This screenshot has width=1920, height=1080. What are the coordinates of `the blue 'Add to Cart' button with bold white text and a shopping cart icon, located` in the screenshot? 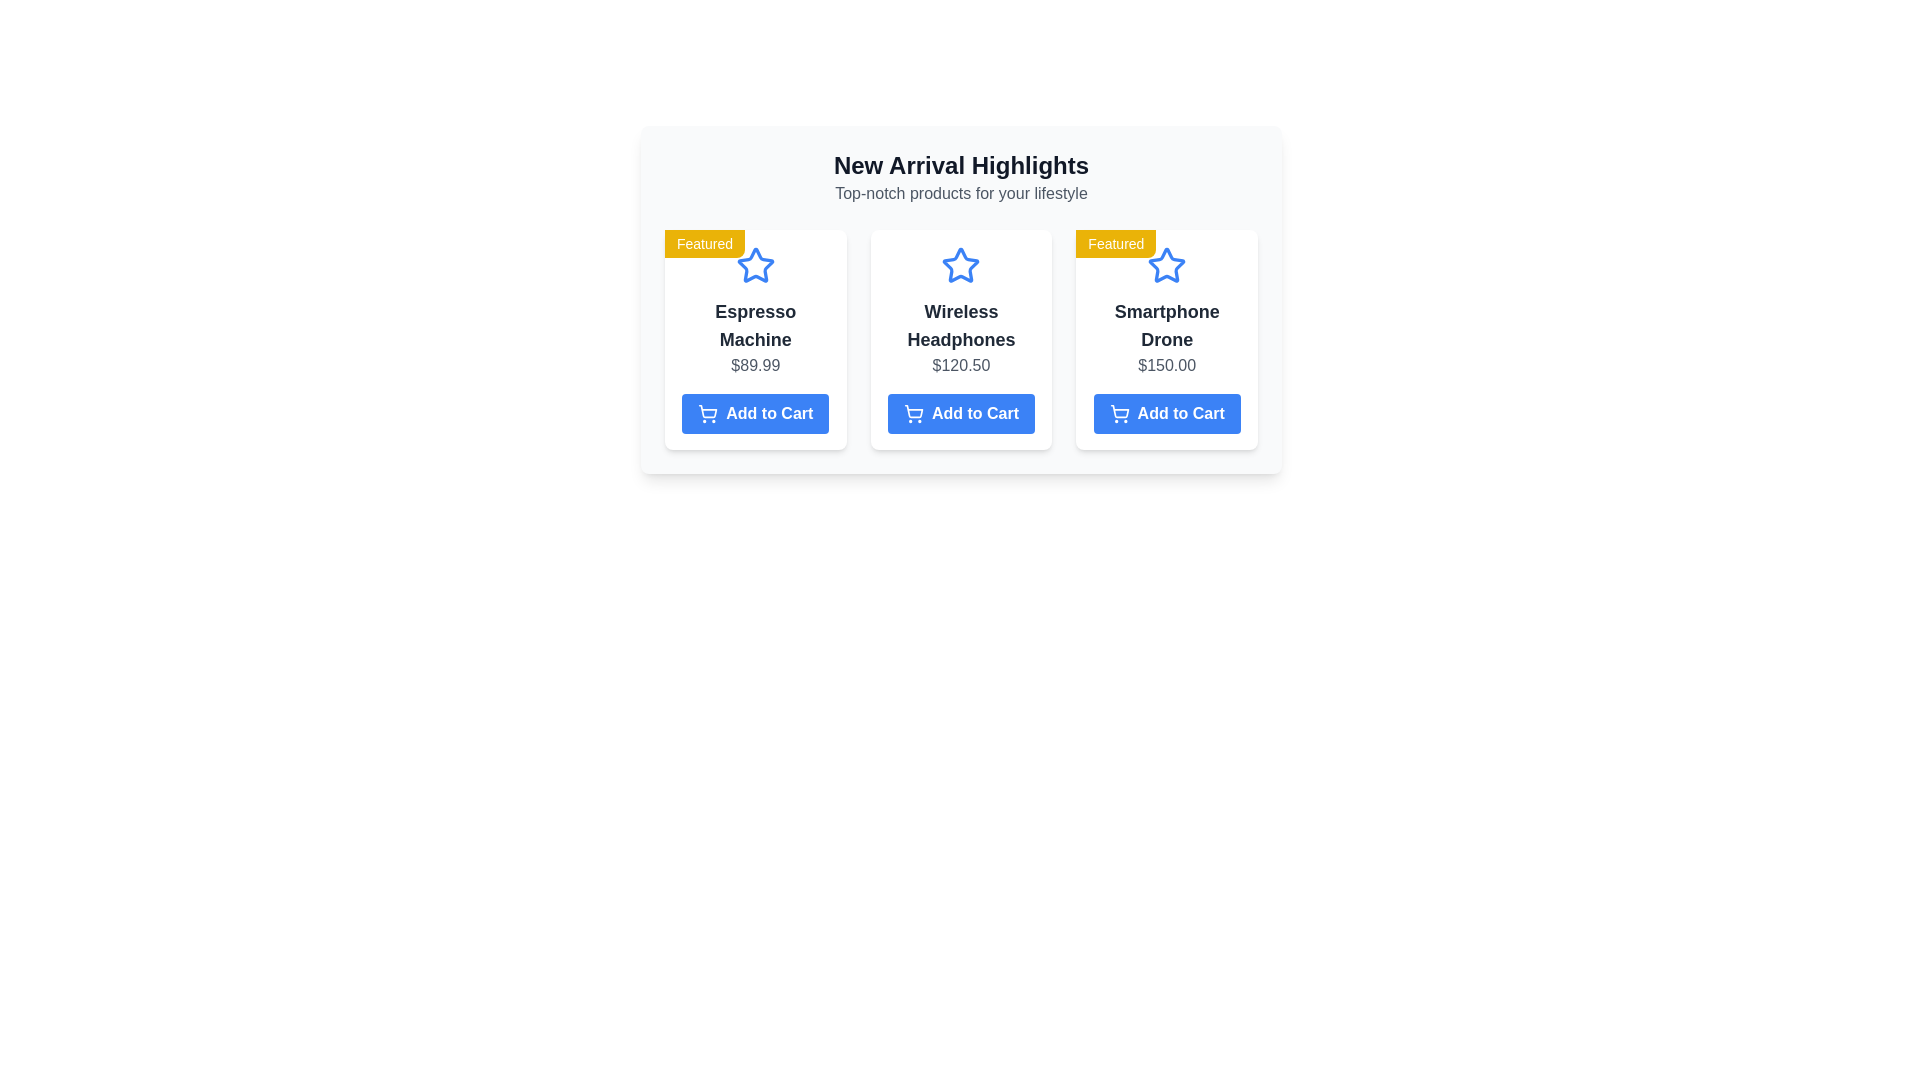 It's located at (1167, 412).